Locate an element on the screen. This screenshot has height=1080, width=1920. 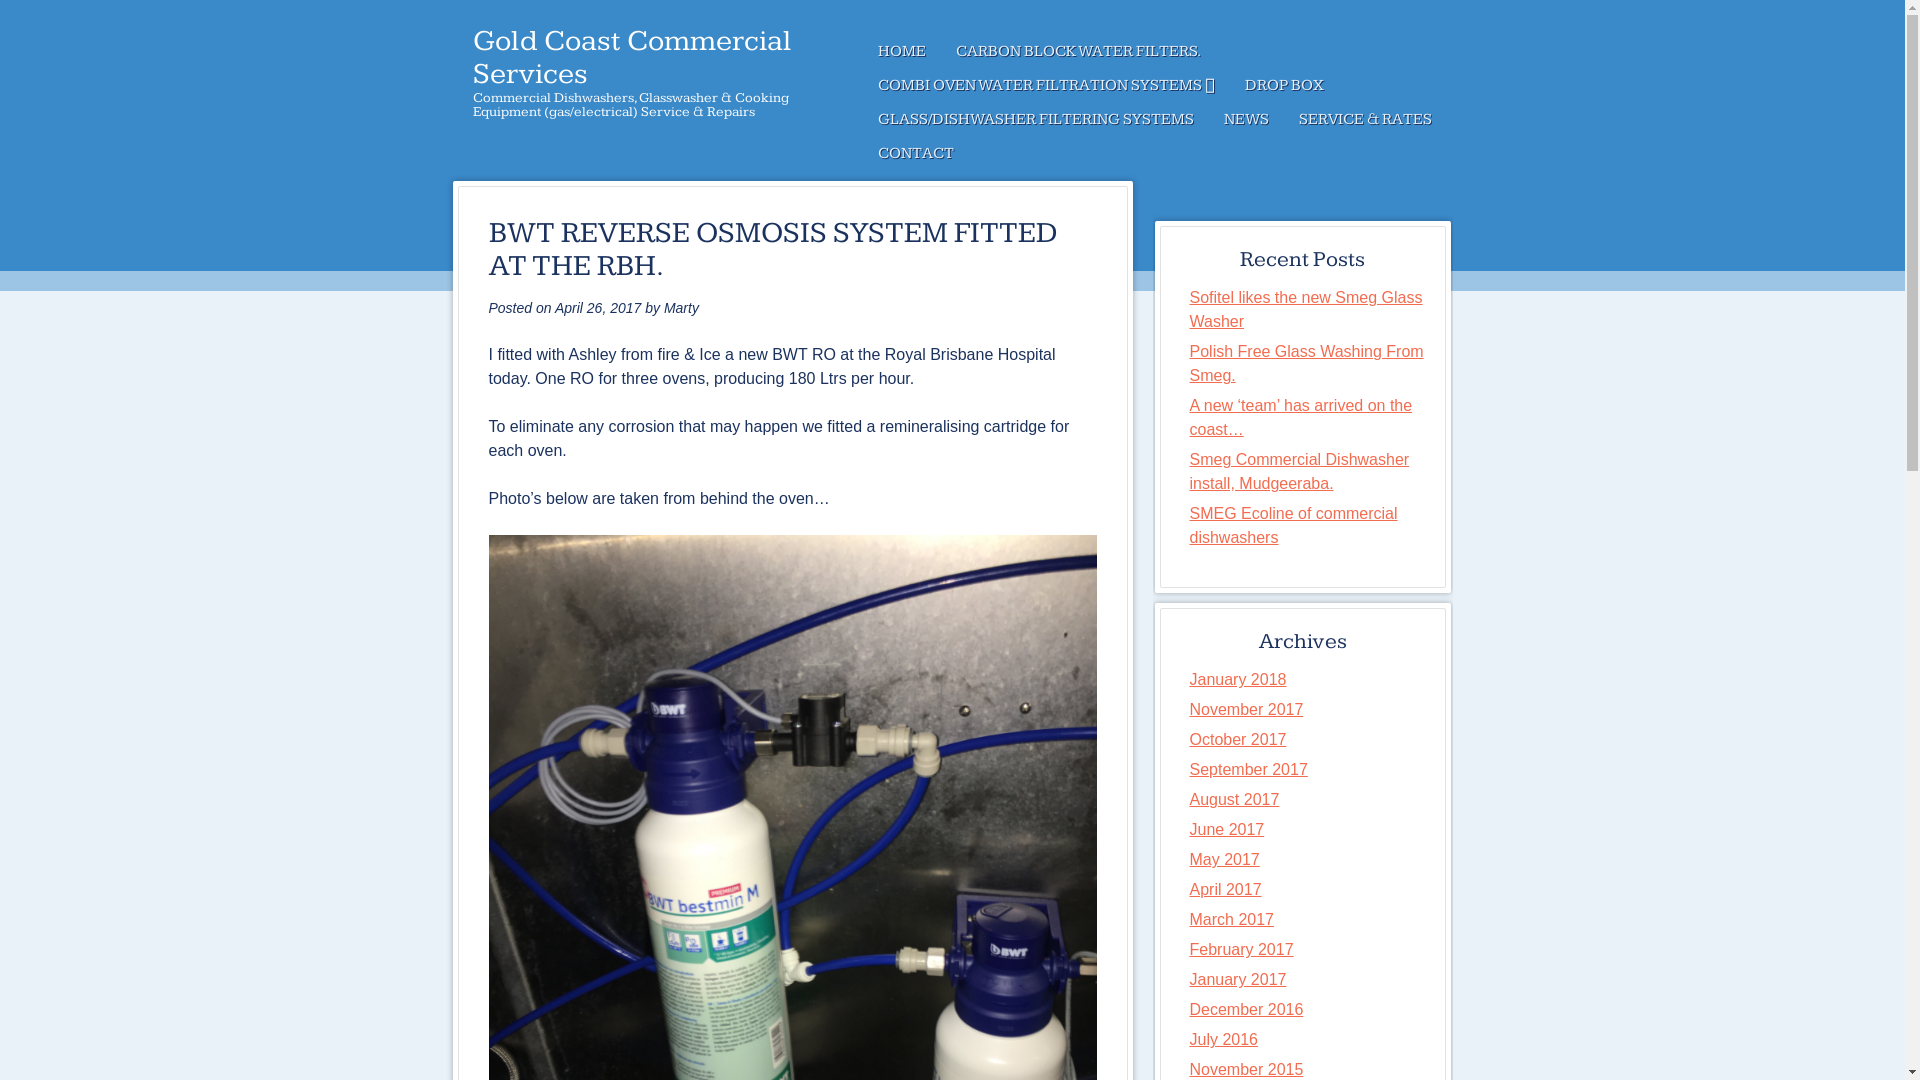
'August 2017' is located at coordinates (1233, 798).